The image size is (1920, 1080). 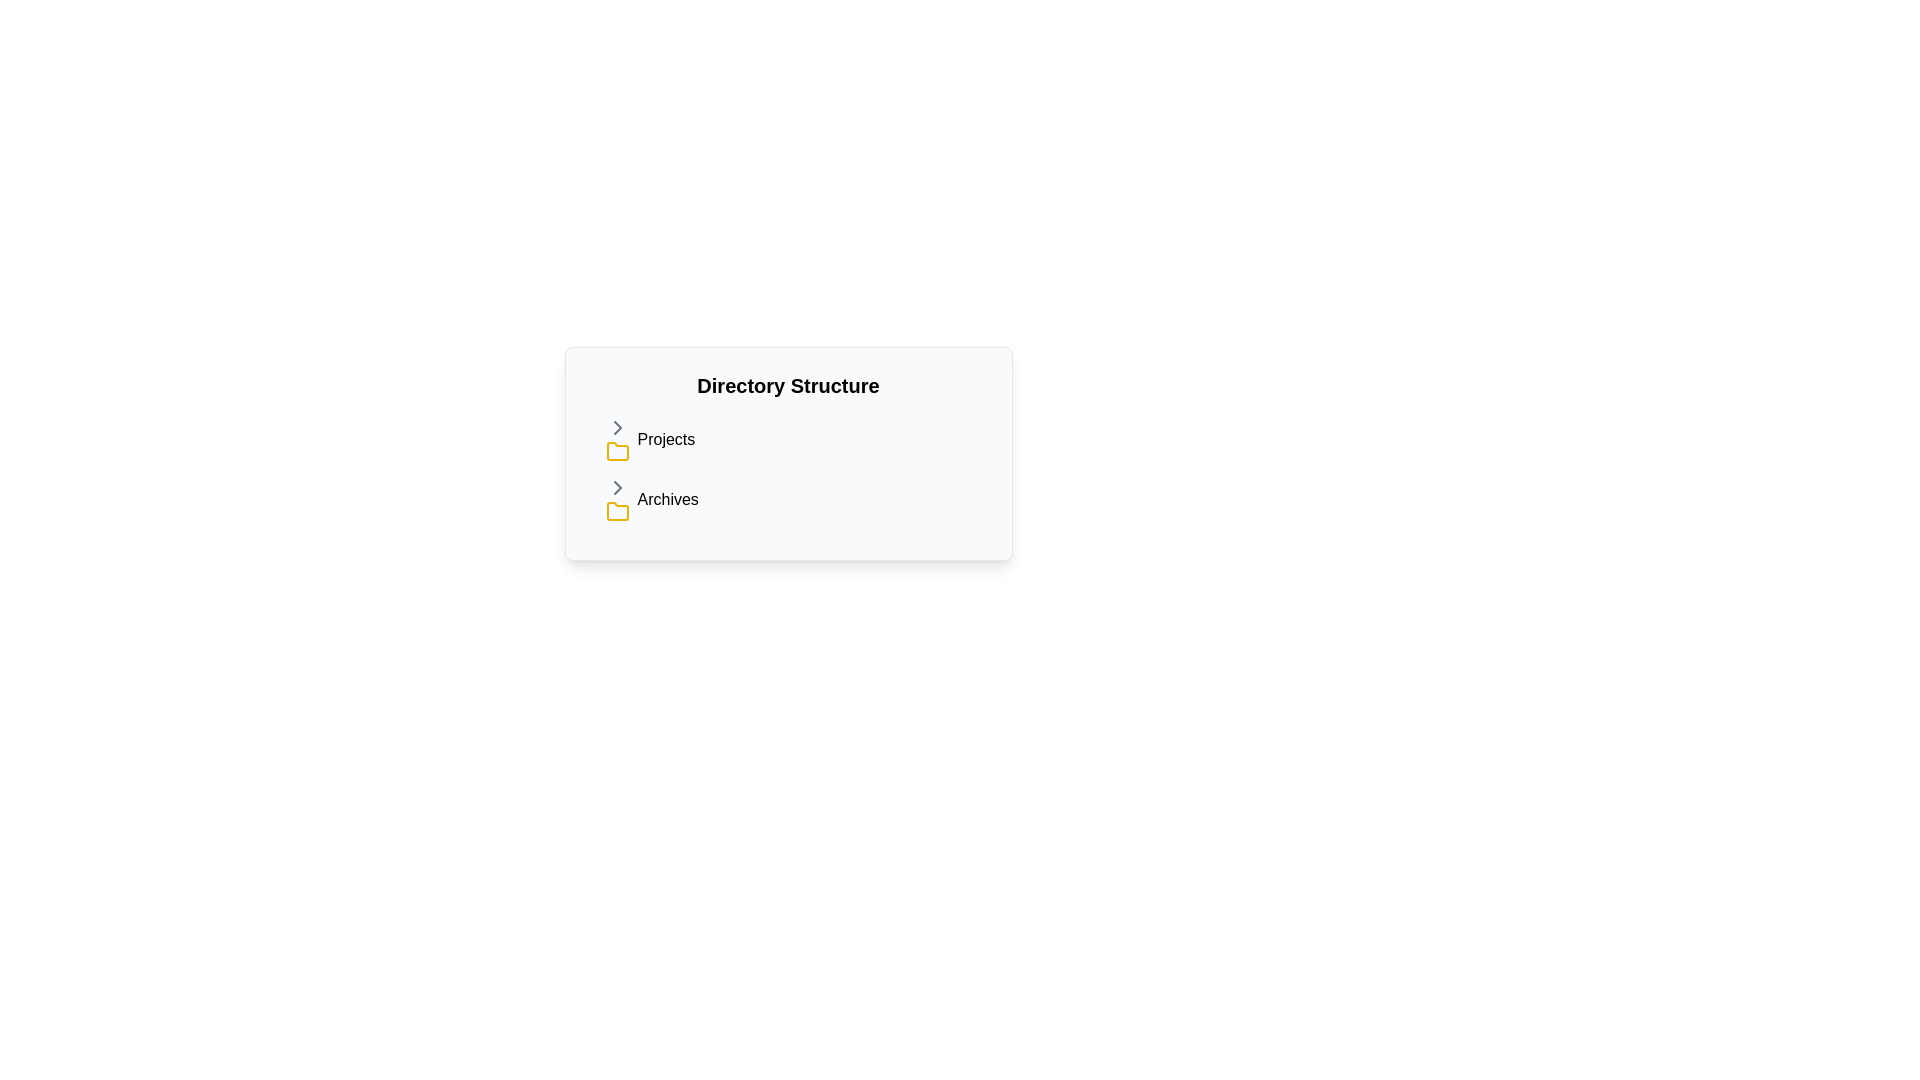 I want to click on the yellow folder icon representing the 'Projects' folder, so click(x=616, y=451).